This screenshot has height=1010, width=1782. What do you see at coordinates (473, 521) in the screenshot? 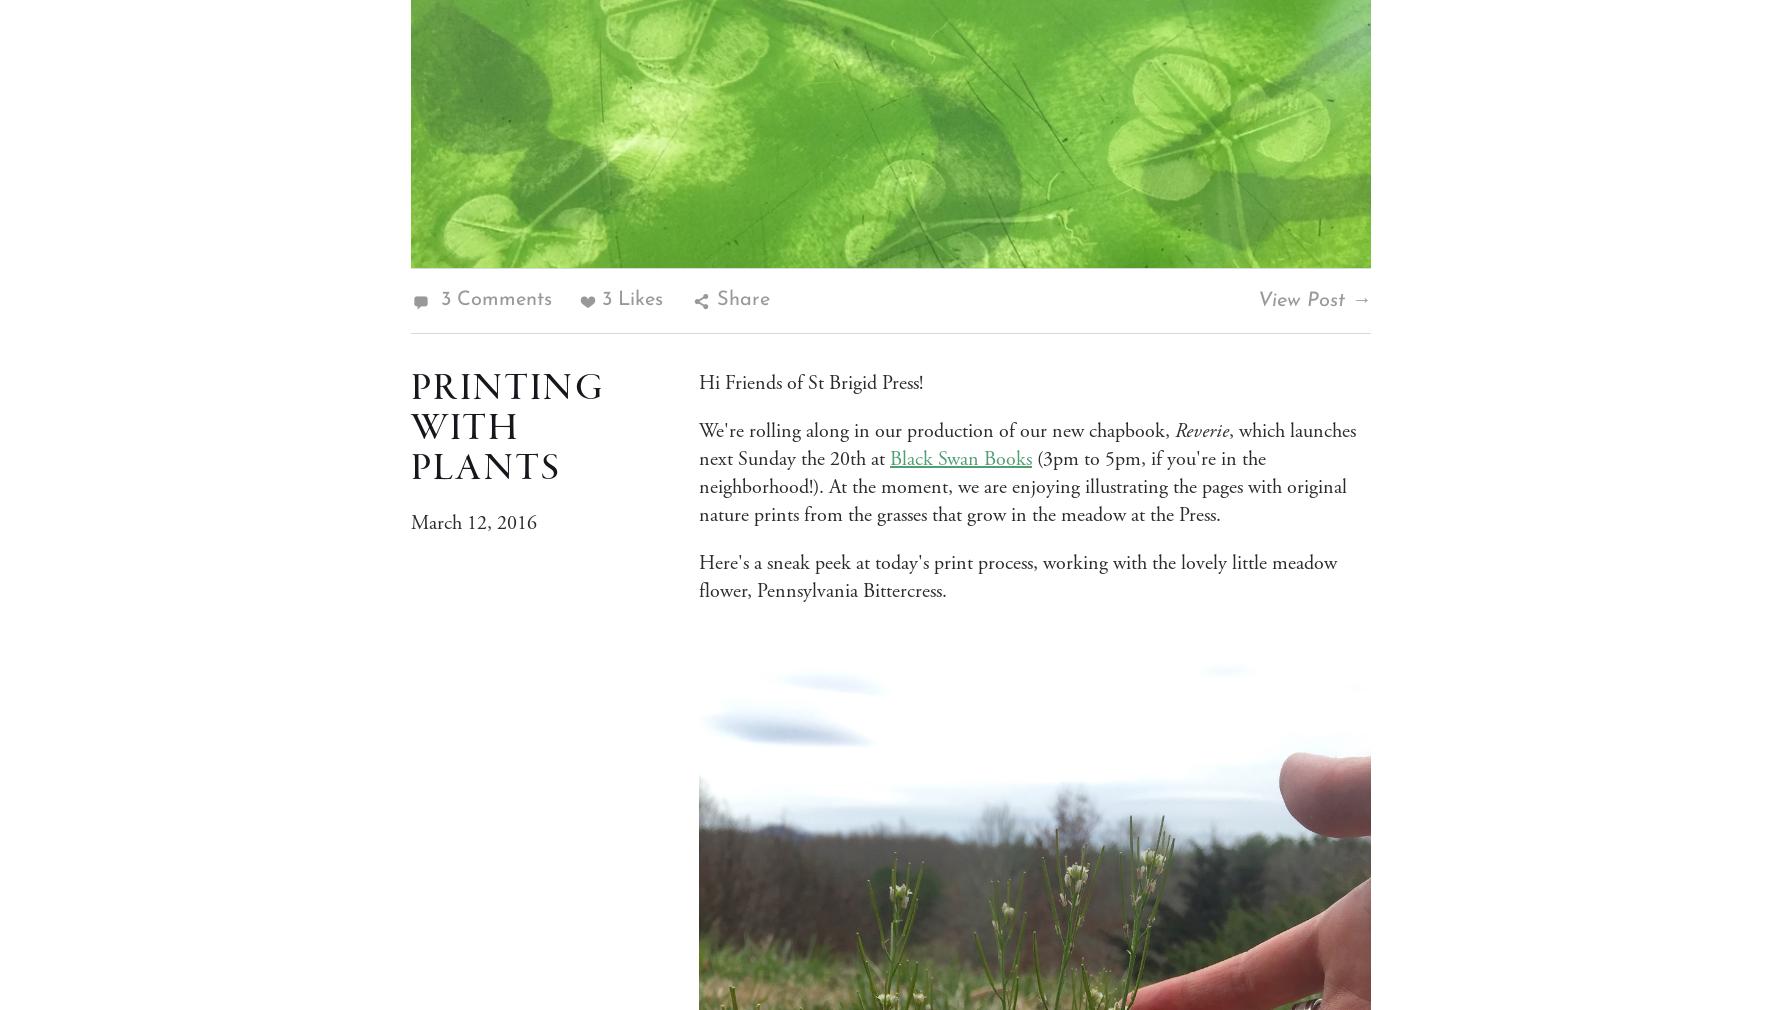
I see `'March 12, 2016'` at bounding box center [473, 521].